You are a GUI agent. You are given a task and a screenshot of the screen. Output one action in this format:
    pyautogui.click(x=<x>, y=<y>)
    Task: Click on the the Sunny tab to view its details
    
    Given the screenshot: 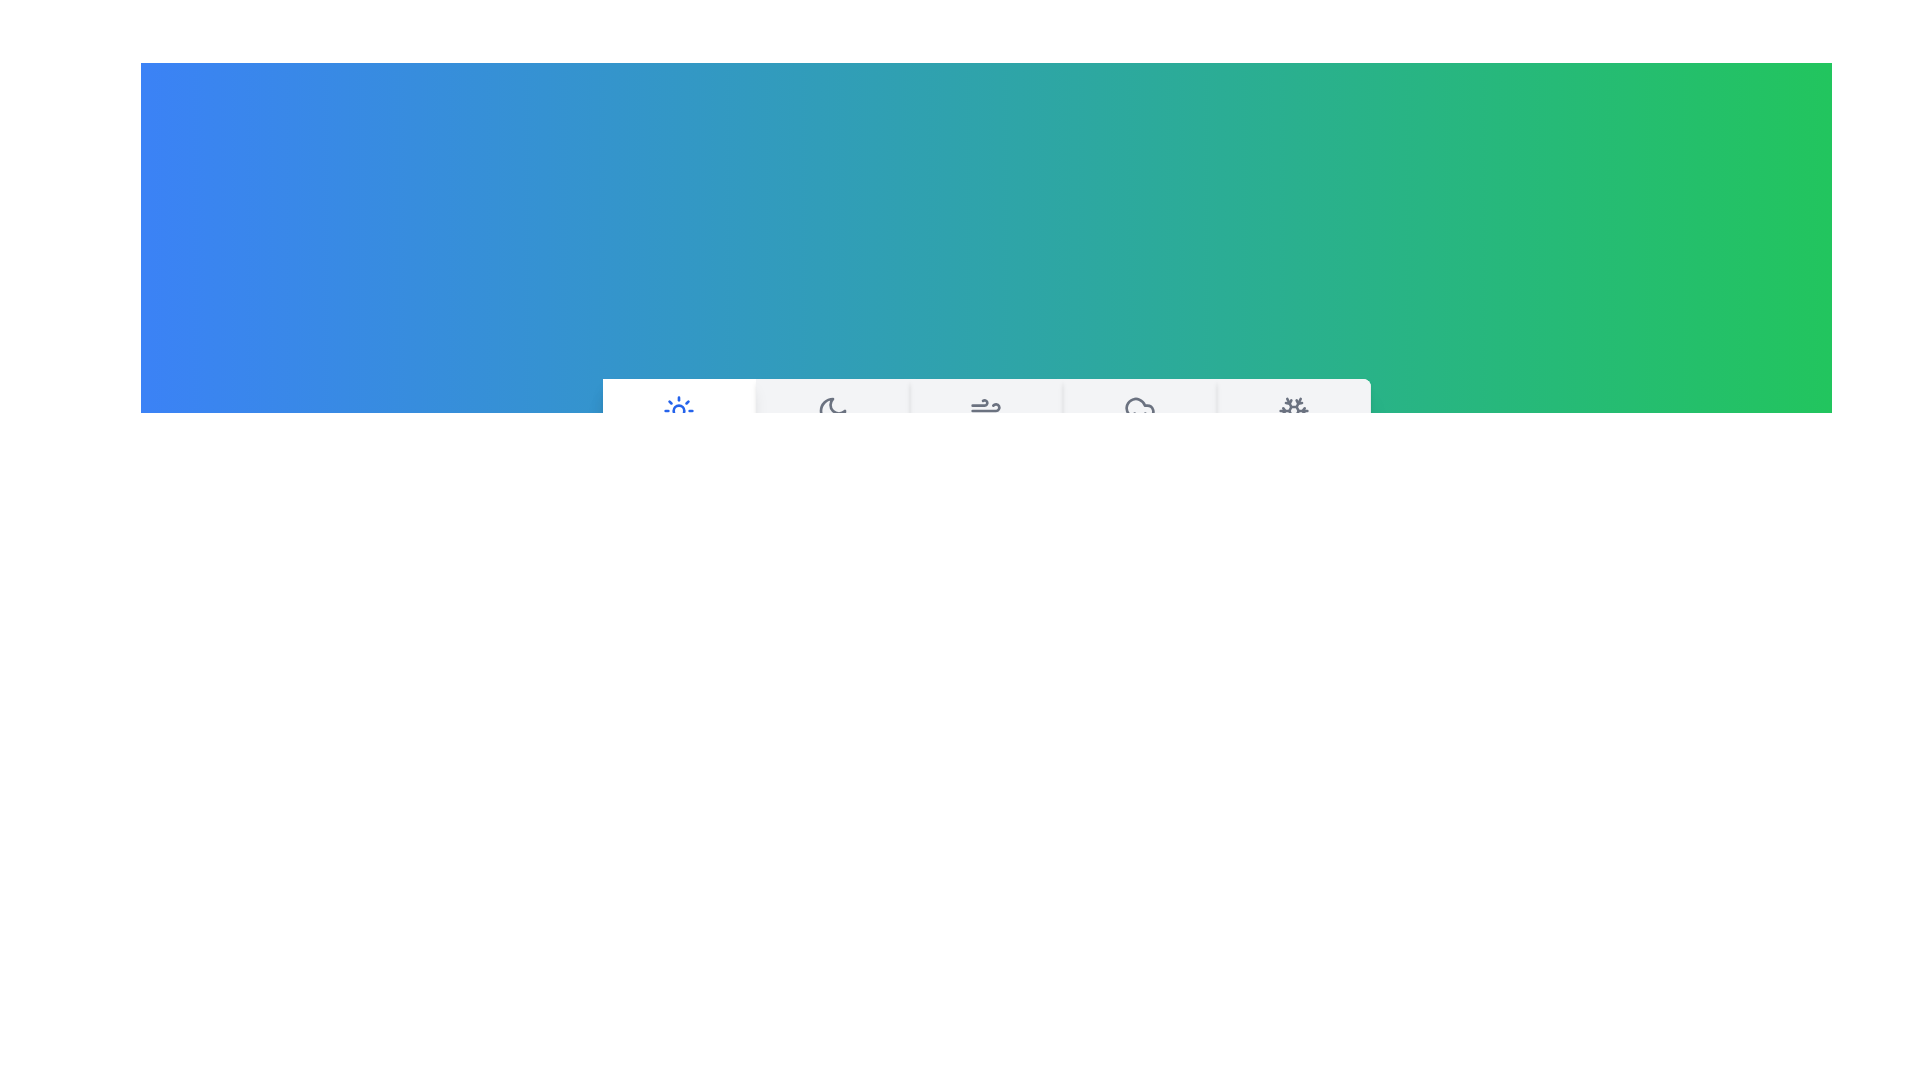 What is the action you would take?
    pyautogui.click(x=678, y=430)
    